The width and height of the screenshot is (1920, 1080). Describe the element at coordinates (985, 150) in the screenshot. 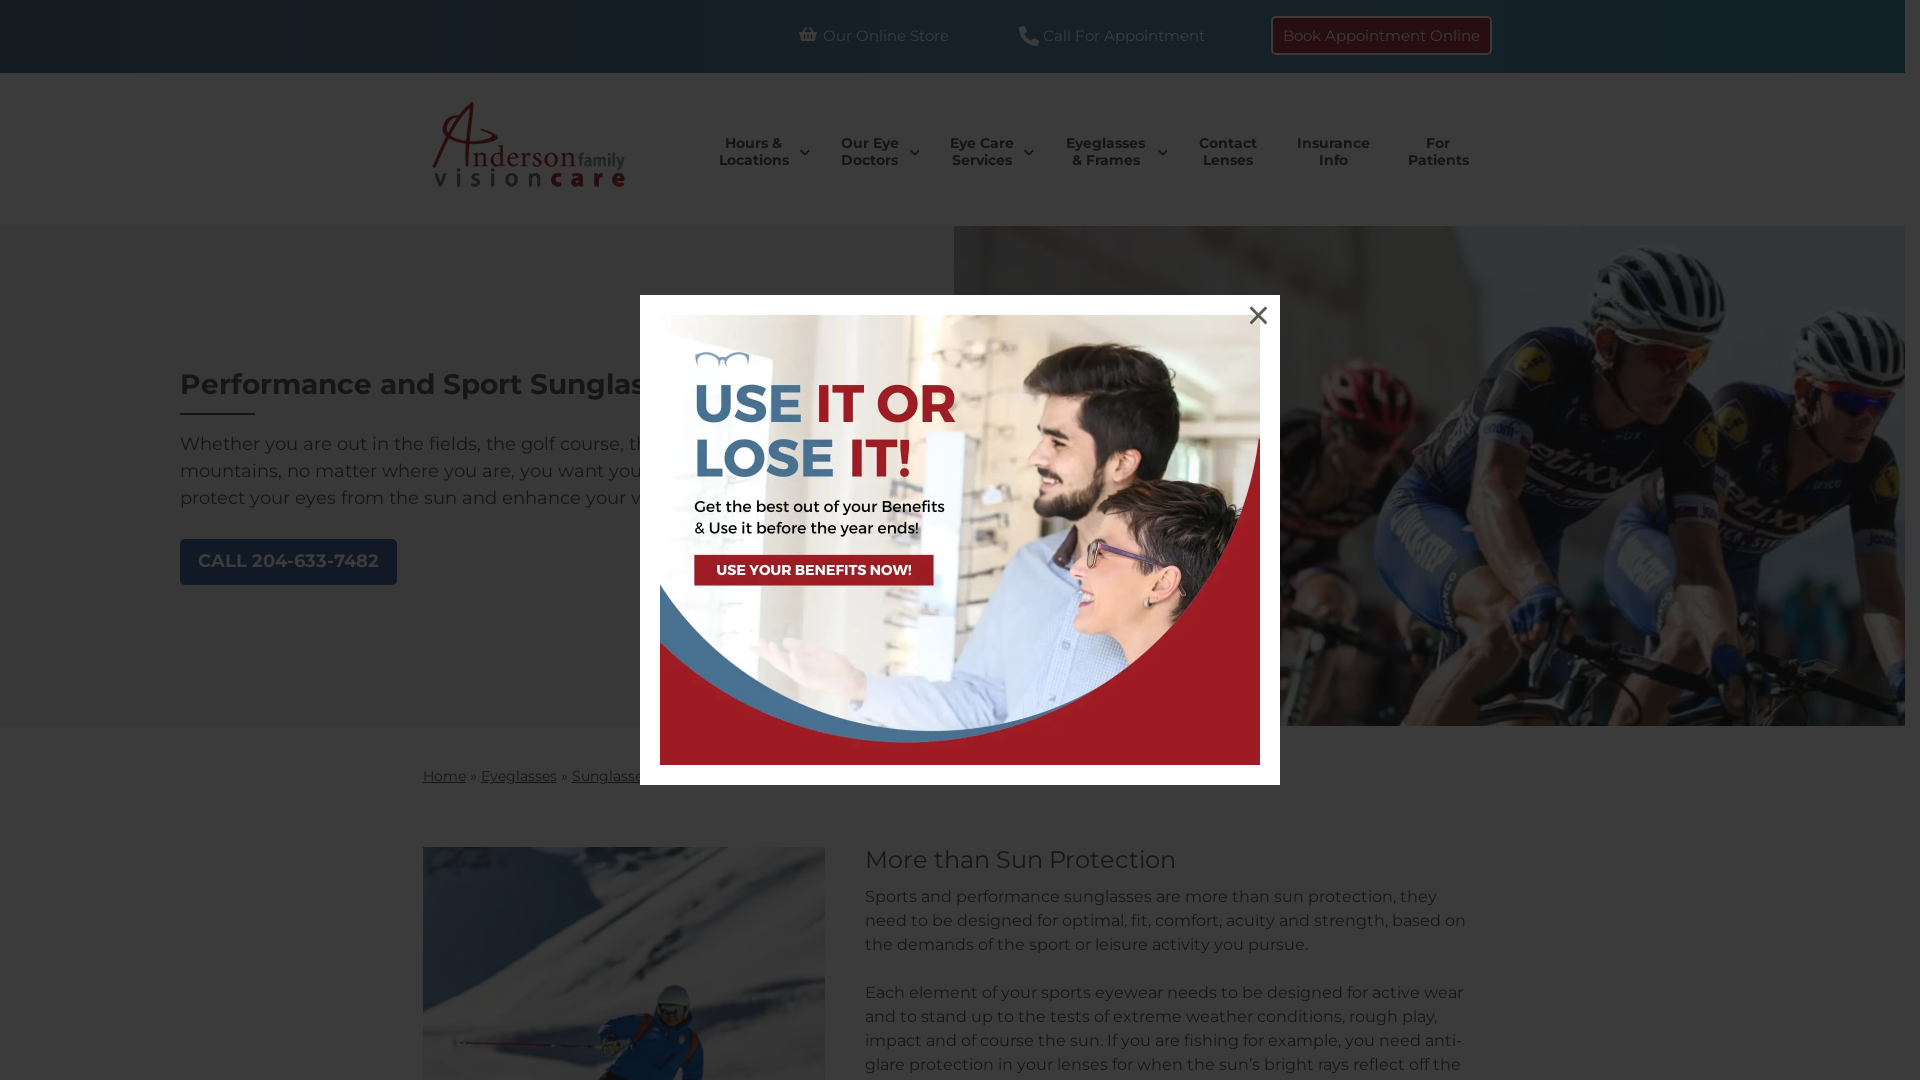

I see `'Eye Care Services'` at that location.